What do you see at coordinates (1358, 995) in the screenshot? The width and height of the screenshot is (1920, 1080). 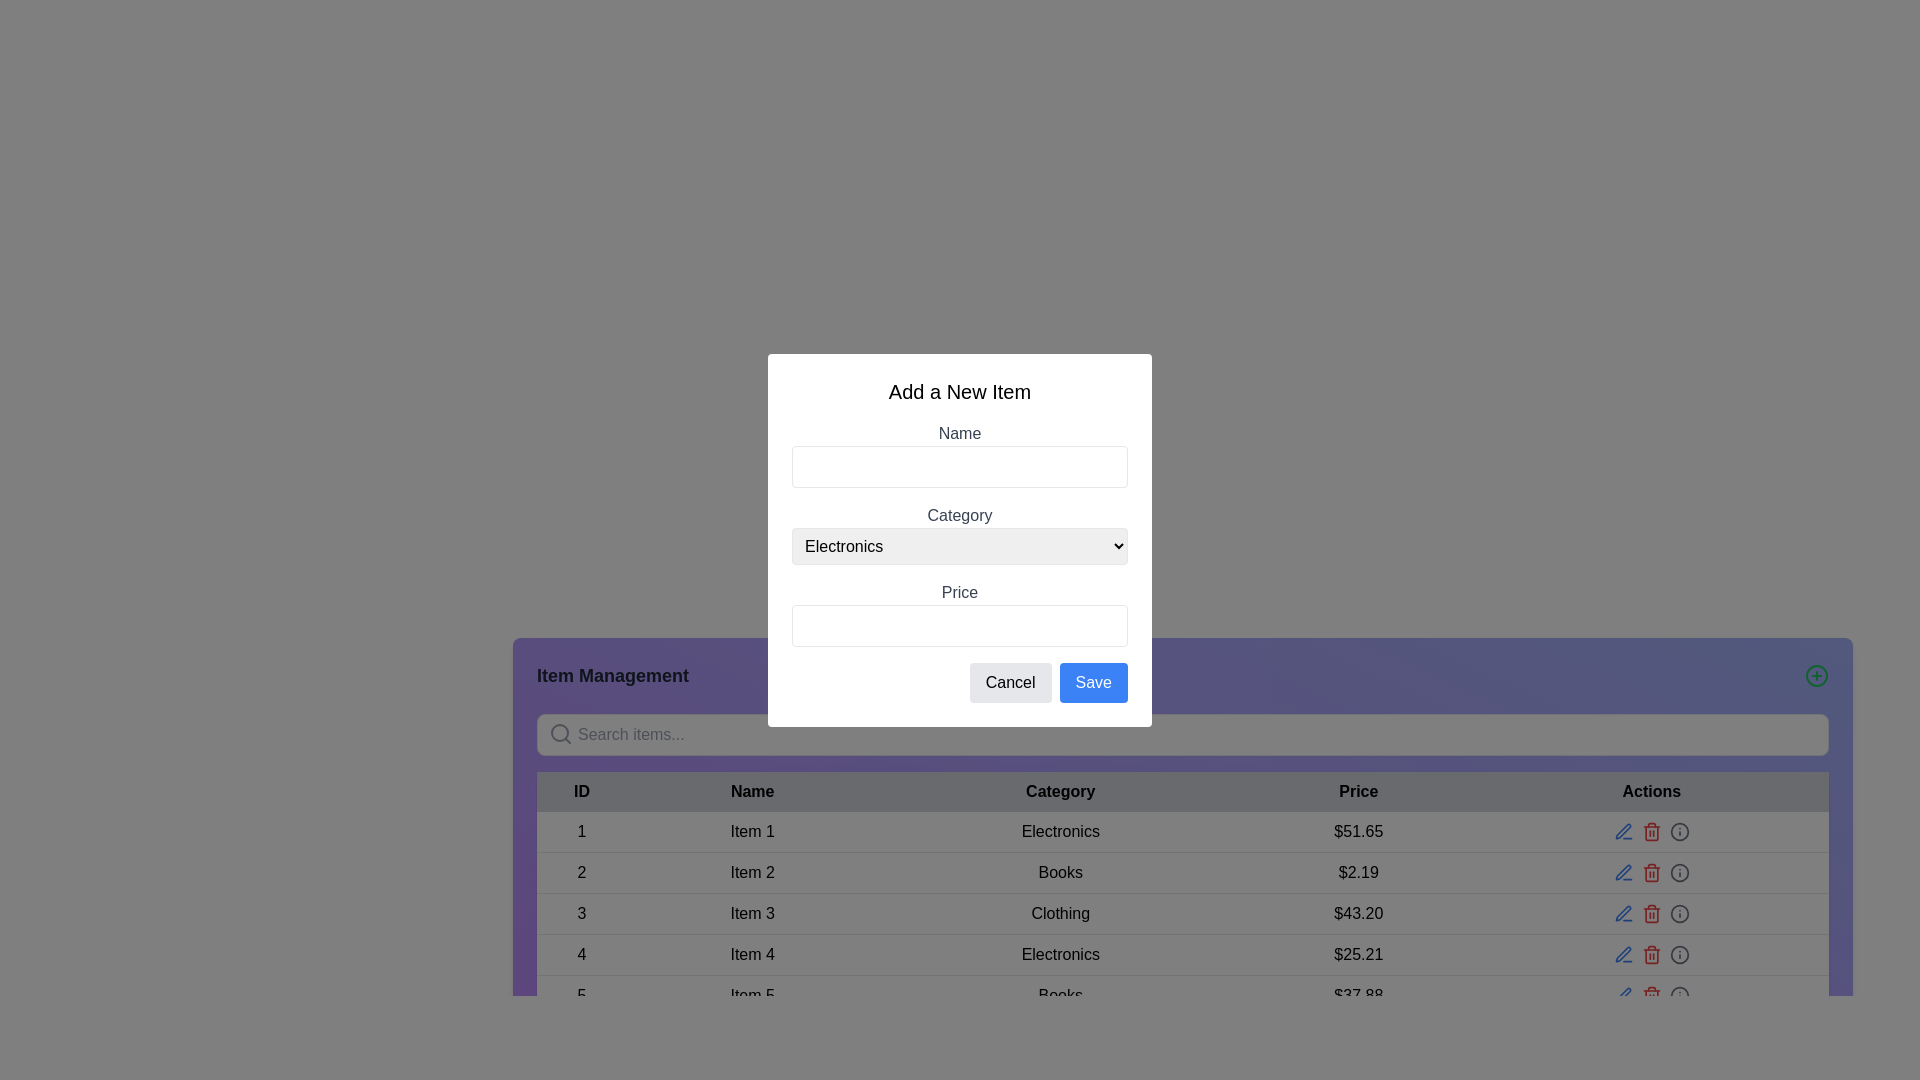 I see `the text label displaying the price '$37.88' in the fifth row of the table within the 'Price' column` at bounding box center [1358, 995].